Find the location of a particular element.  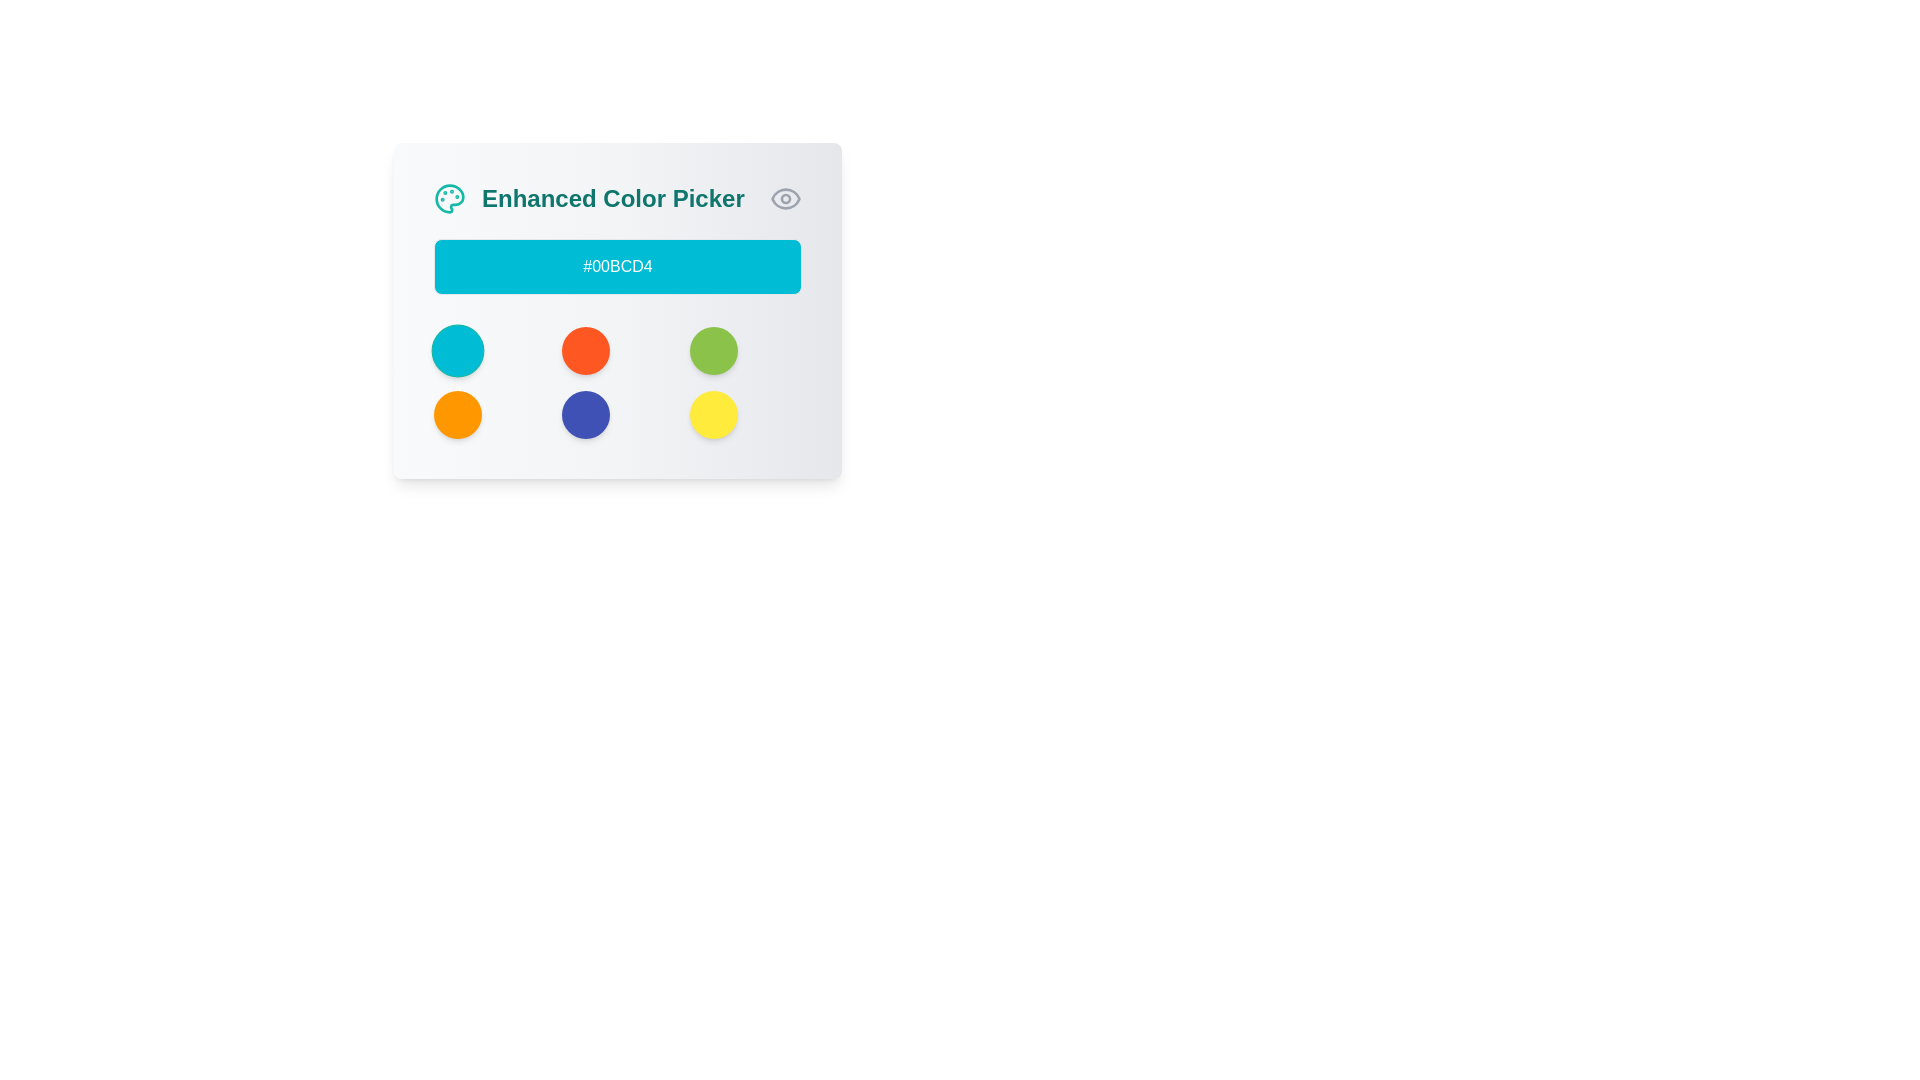

the circular button in the bottom-left corner of the color picker interface is located at coordinates (456, 414).